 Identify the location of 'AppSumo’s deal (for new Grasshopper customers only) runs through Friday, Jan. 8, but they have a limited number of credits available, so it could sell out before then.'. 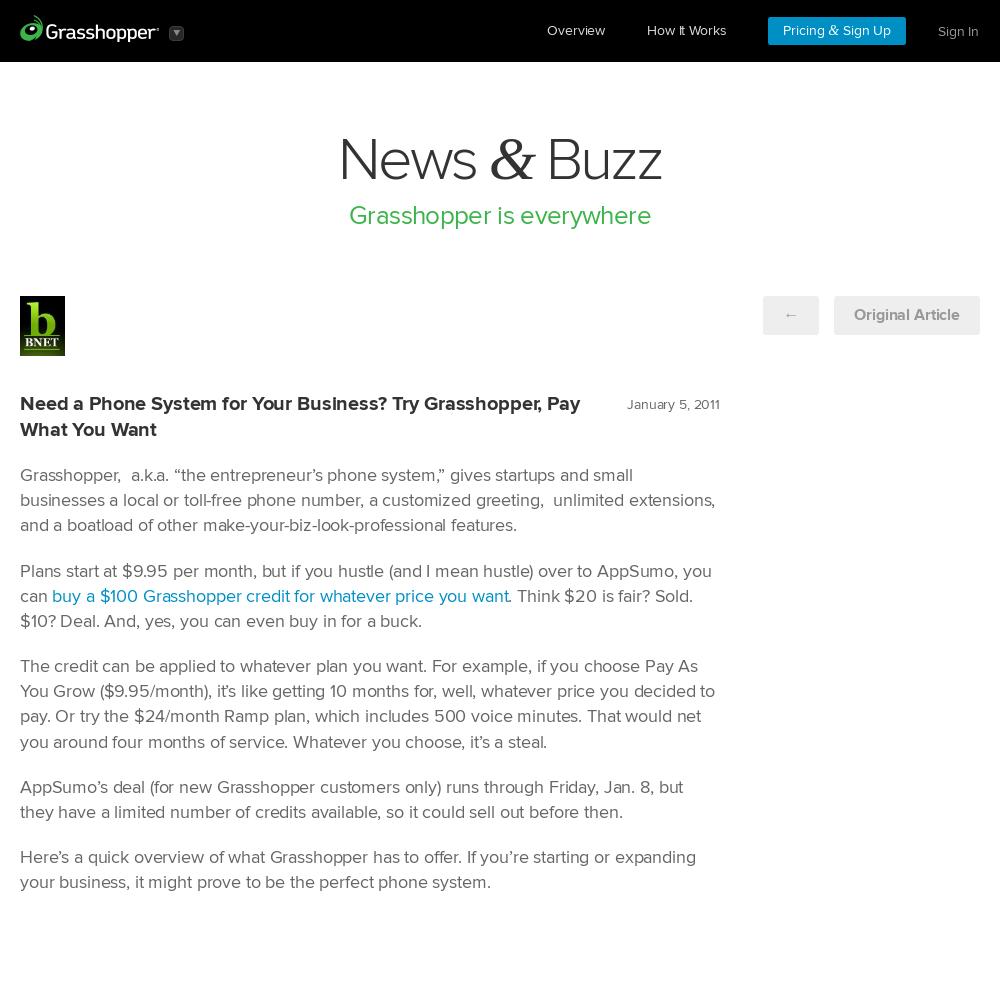
(350, 799).